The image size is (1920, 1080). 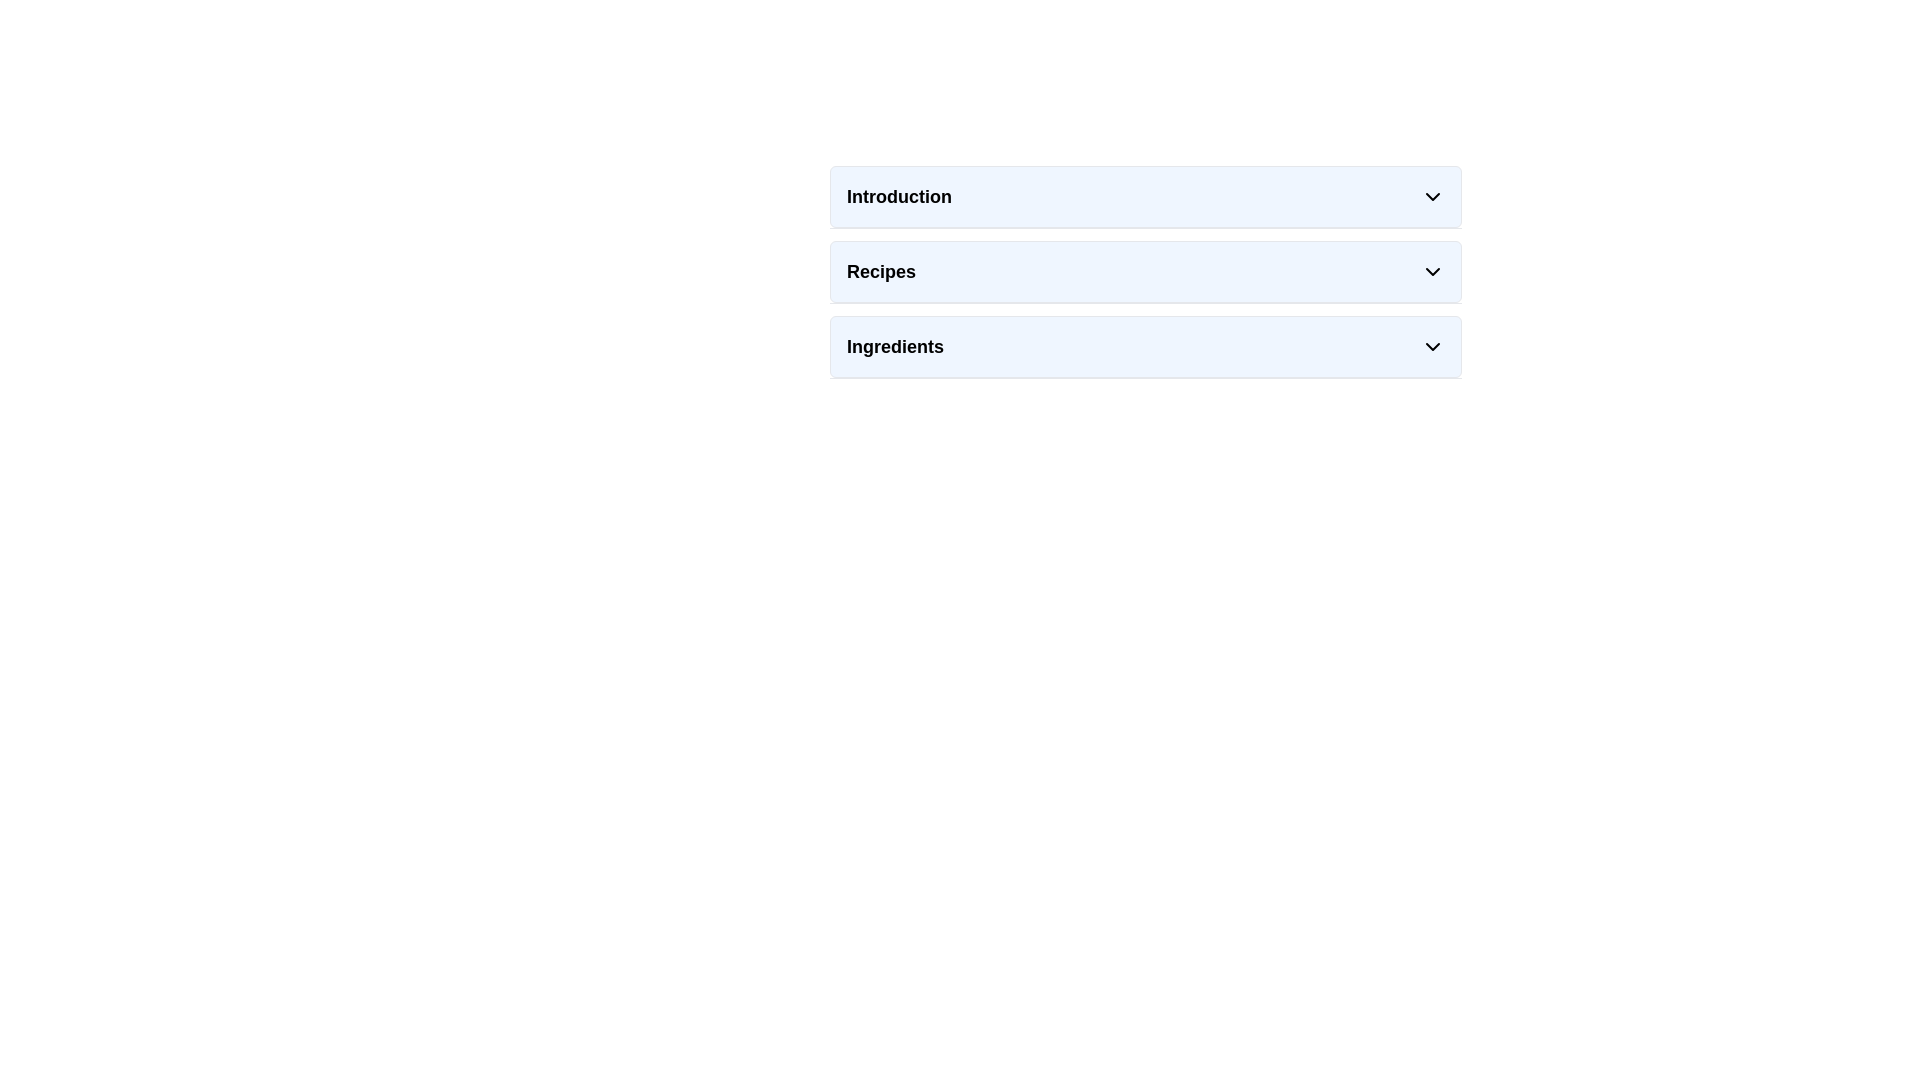 I want to click on the Dropdown indicator icon (chevron) at the far-right edge of the 'Introduction' button, so click(x=1432, y=196).